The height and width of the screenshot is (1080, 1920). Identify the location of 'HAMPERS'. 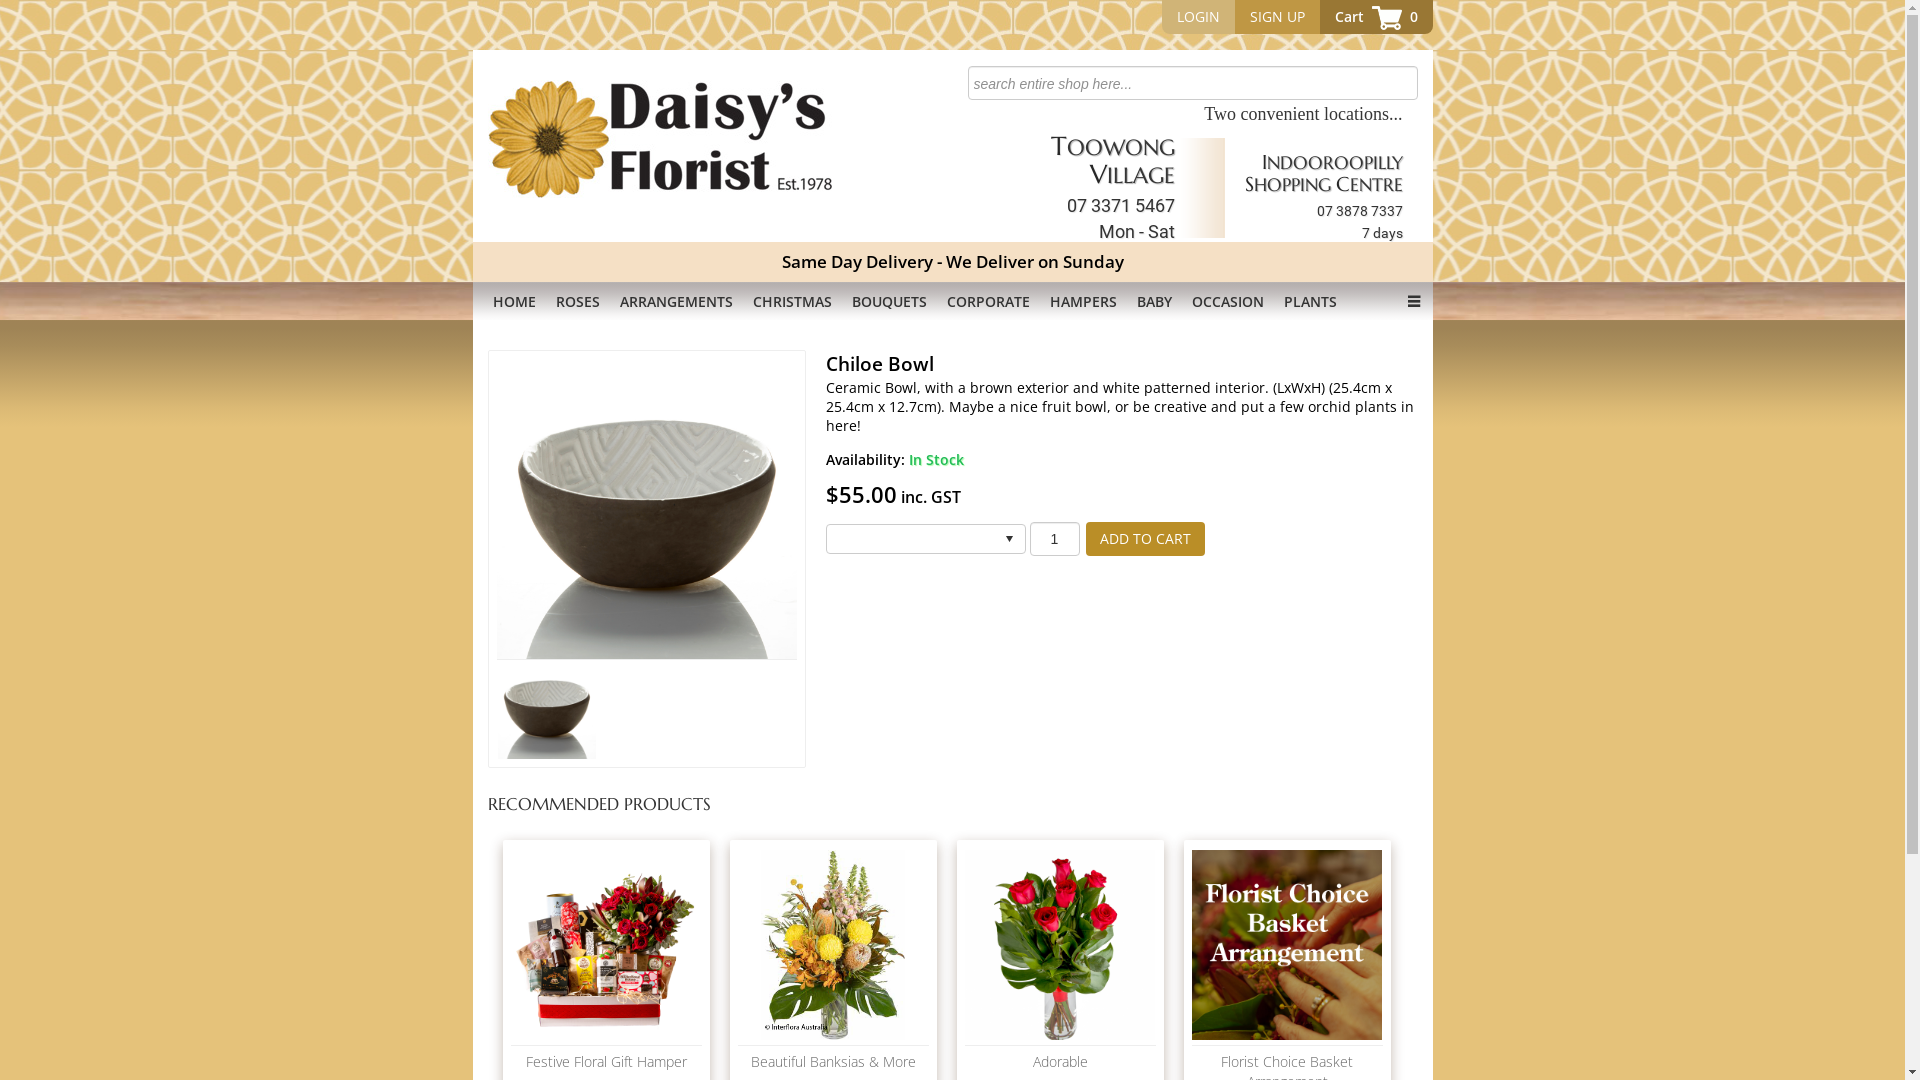
(1082, 301).